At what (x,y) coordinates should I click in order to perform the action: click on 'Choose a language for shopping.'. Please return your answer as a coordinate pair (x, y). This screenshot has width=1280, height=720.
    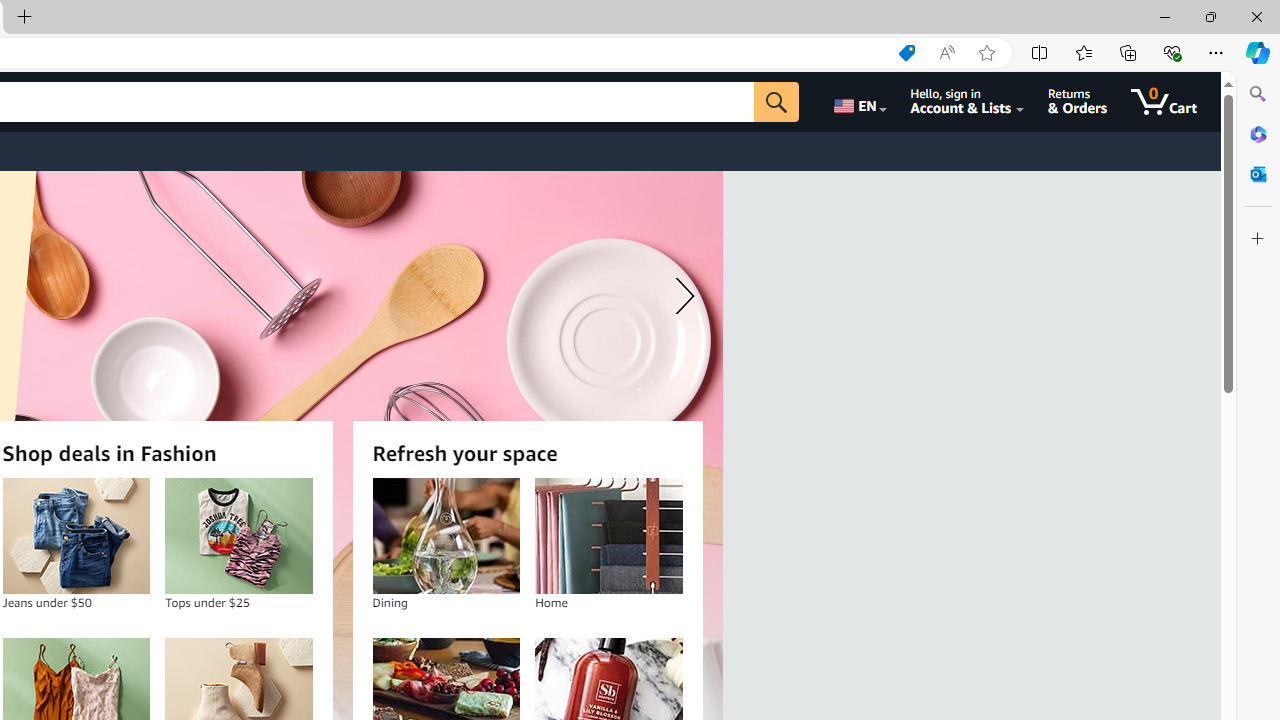
    Looking at the image, I should click on (858, 101).